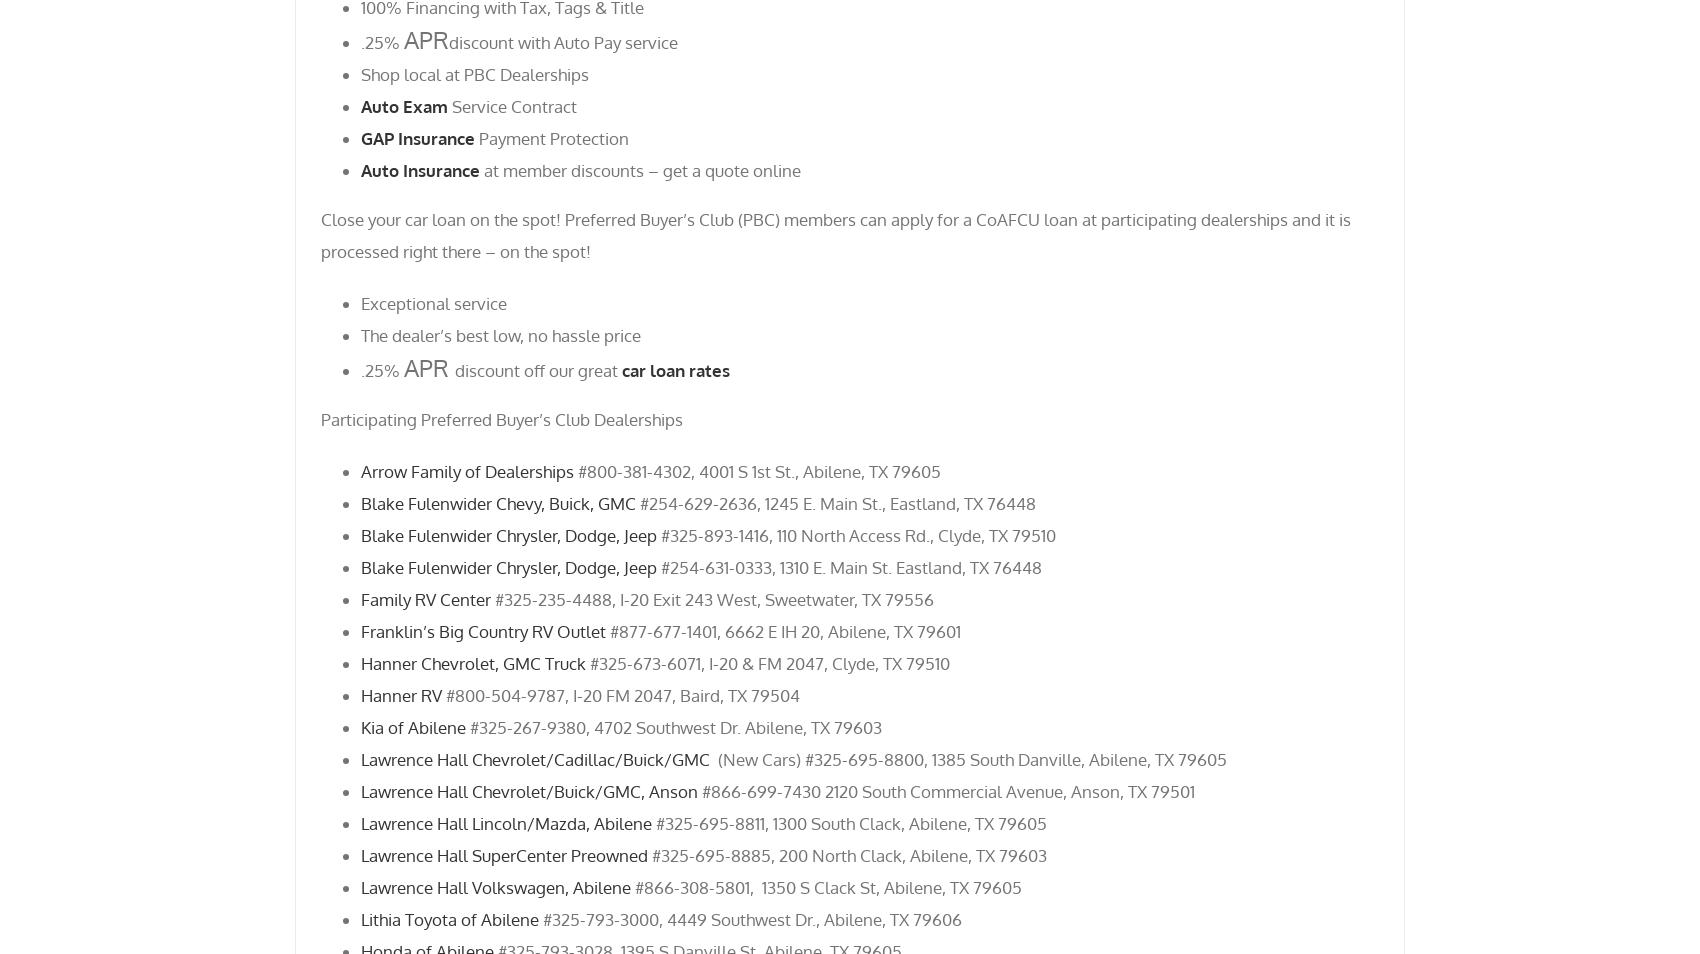  I want to click on 'off our great', so click(520, 369).